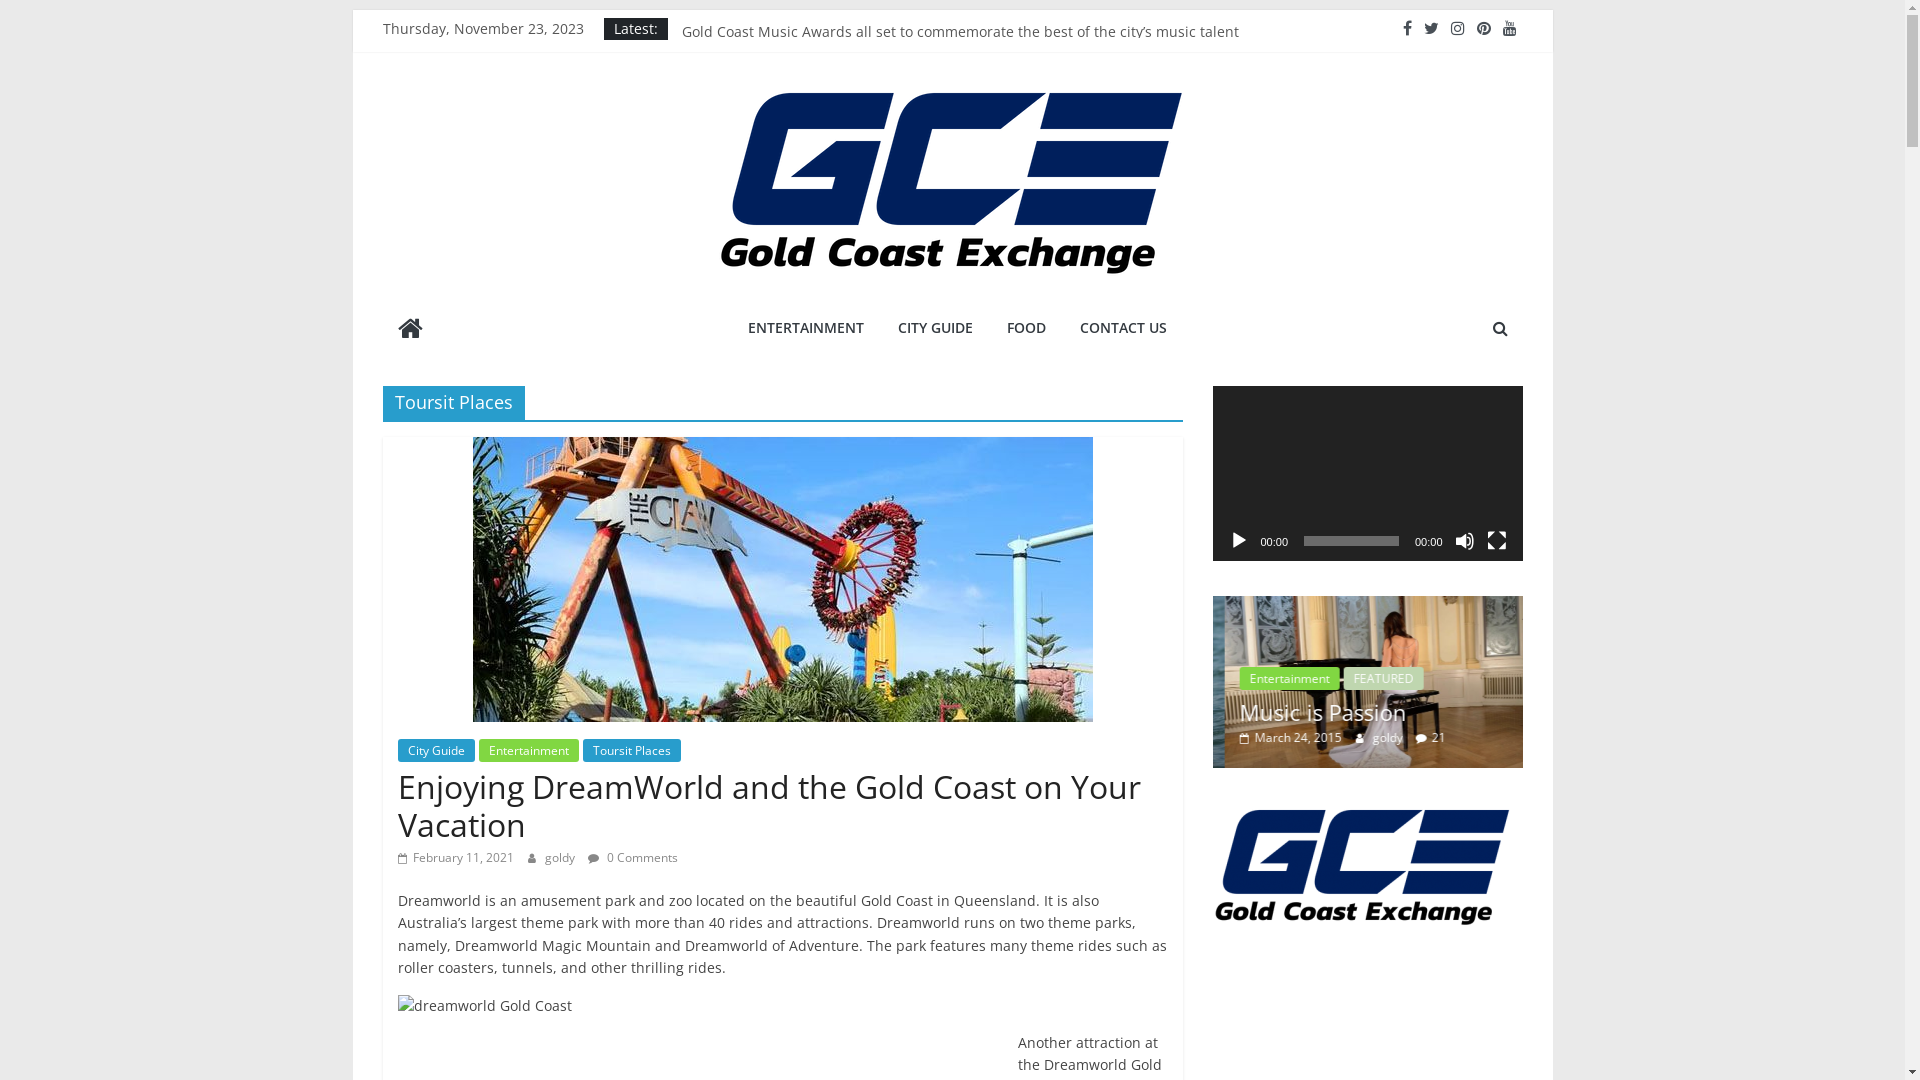 The height and width of the screenshot is (1080, 1920). What do you see at coordinates (1026, 327) in the screenshot?
I see `'FOOD'` at bounding box center [1026, 327].